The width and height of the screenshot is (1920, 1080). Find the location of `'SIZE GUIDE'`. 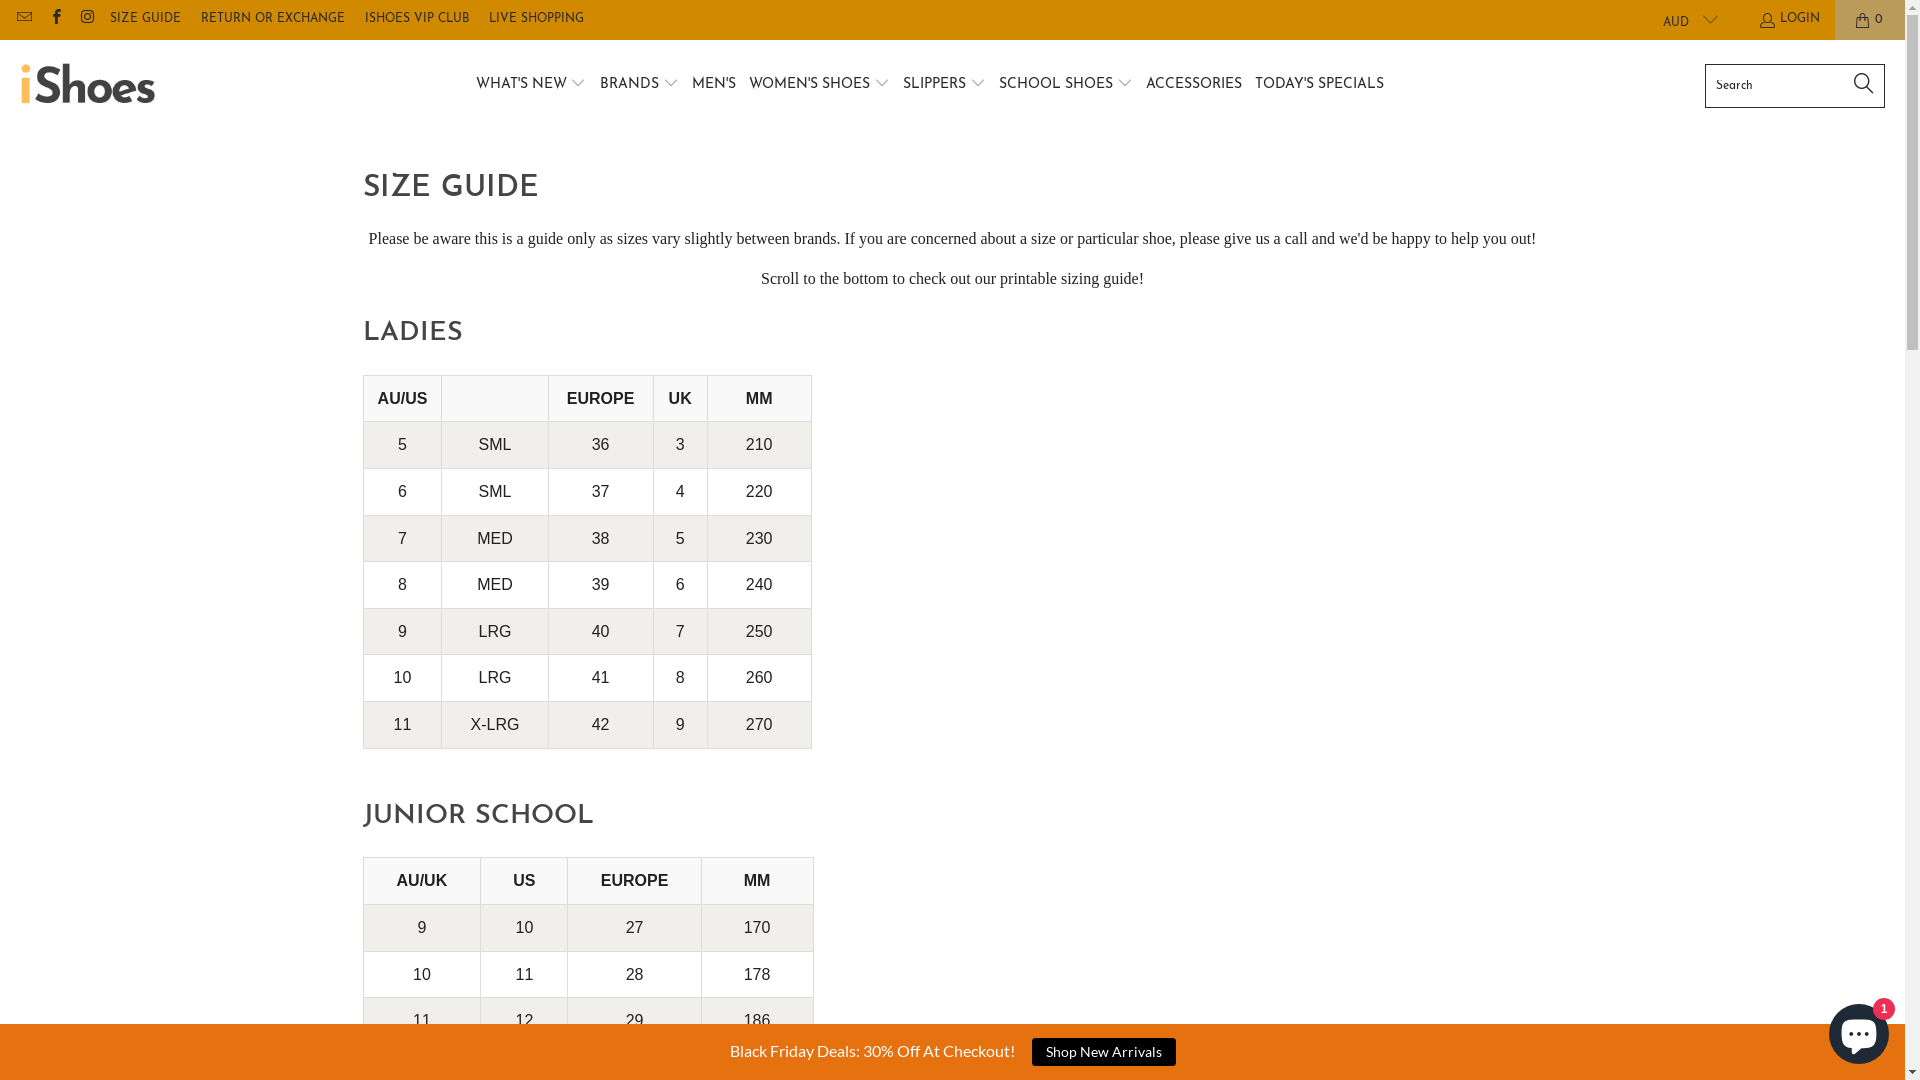

'SIZE GUIDE' is located at coordinates (144, 19).